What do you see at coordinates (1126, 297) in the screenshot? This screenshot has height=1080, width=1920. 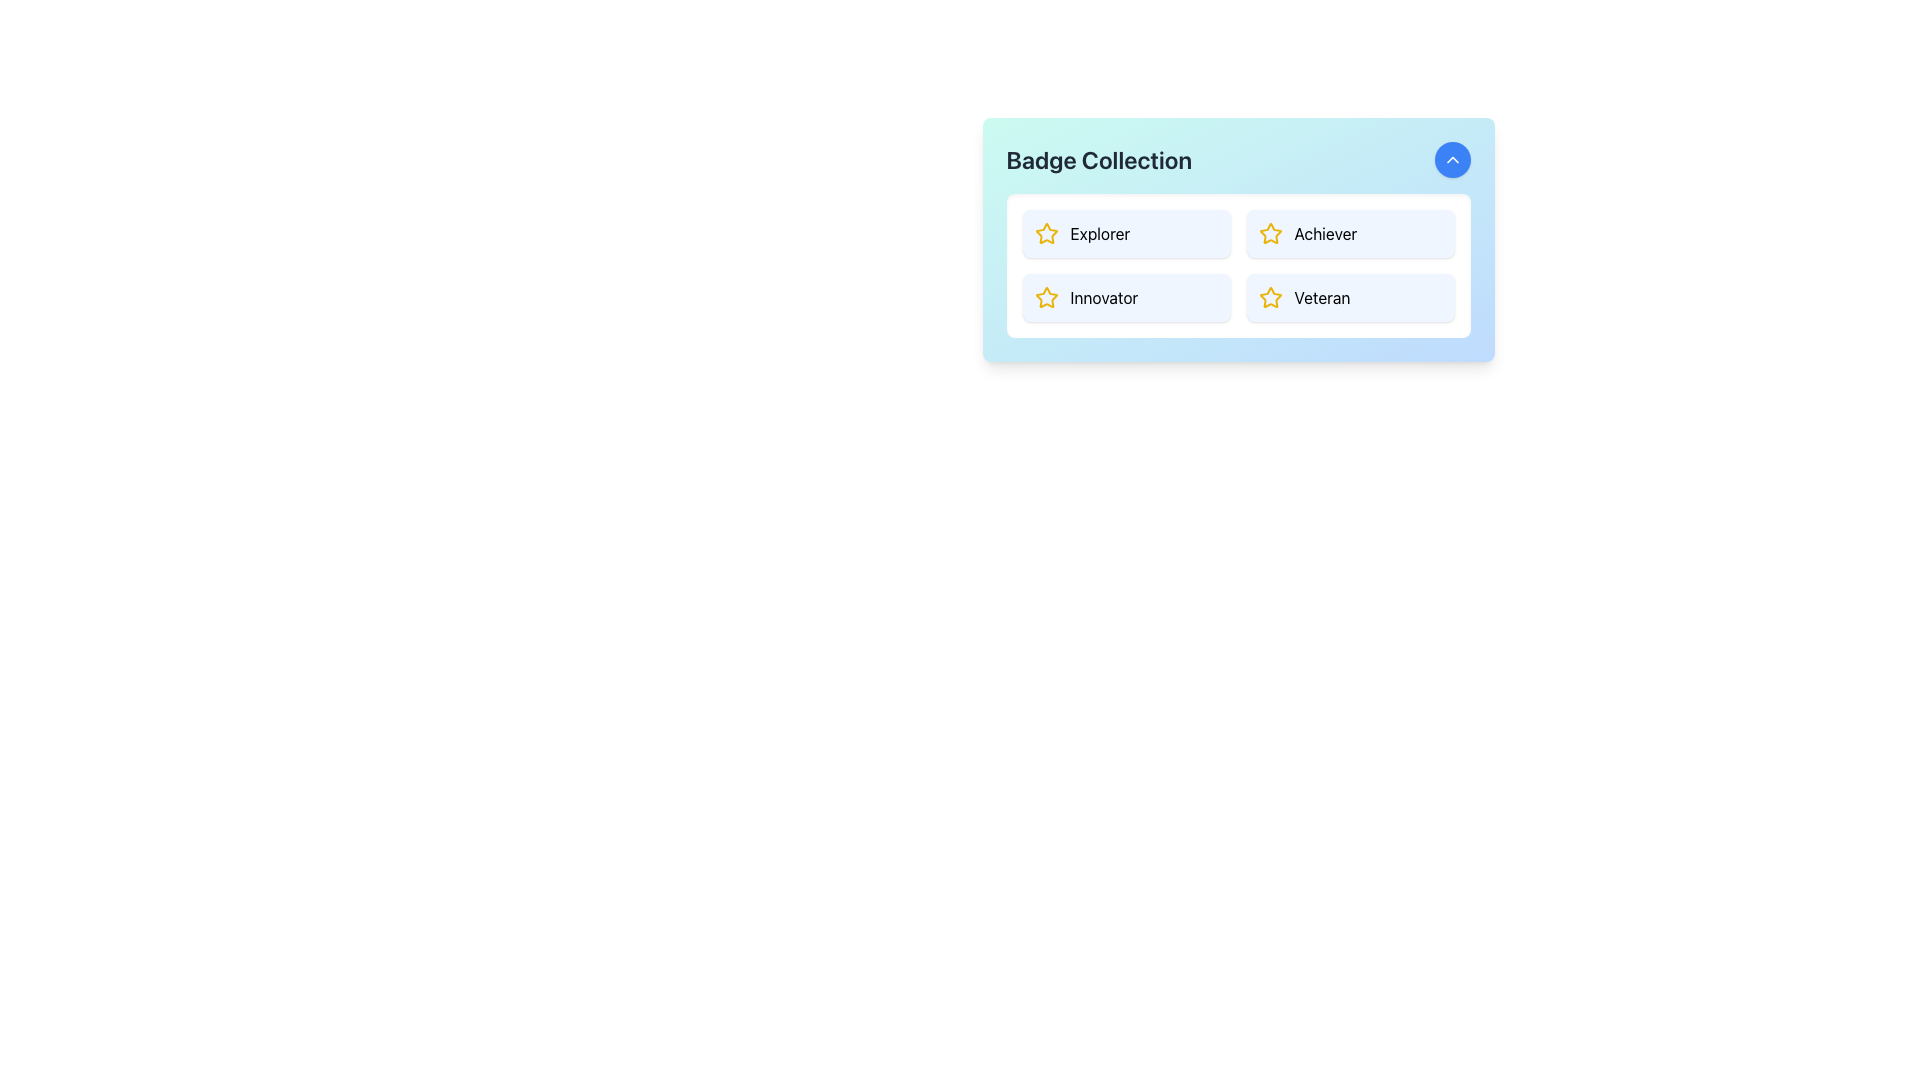 I see `the 'Innovator' badge located in the bottom-left of the badge grid, positioned under 'Explorer' and to the left of 'Veteran'` at bounding box center [1126, 297].